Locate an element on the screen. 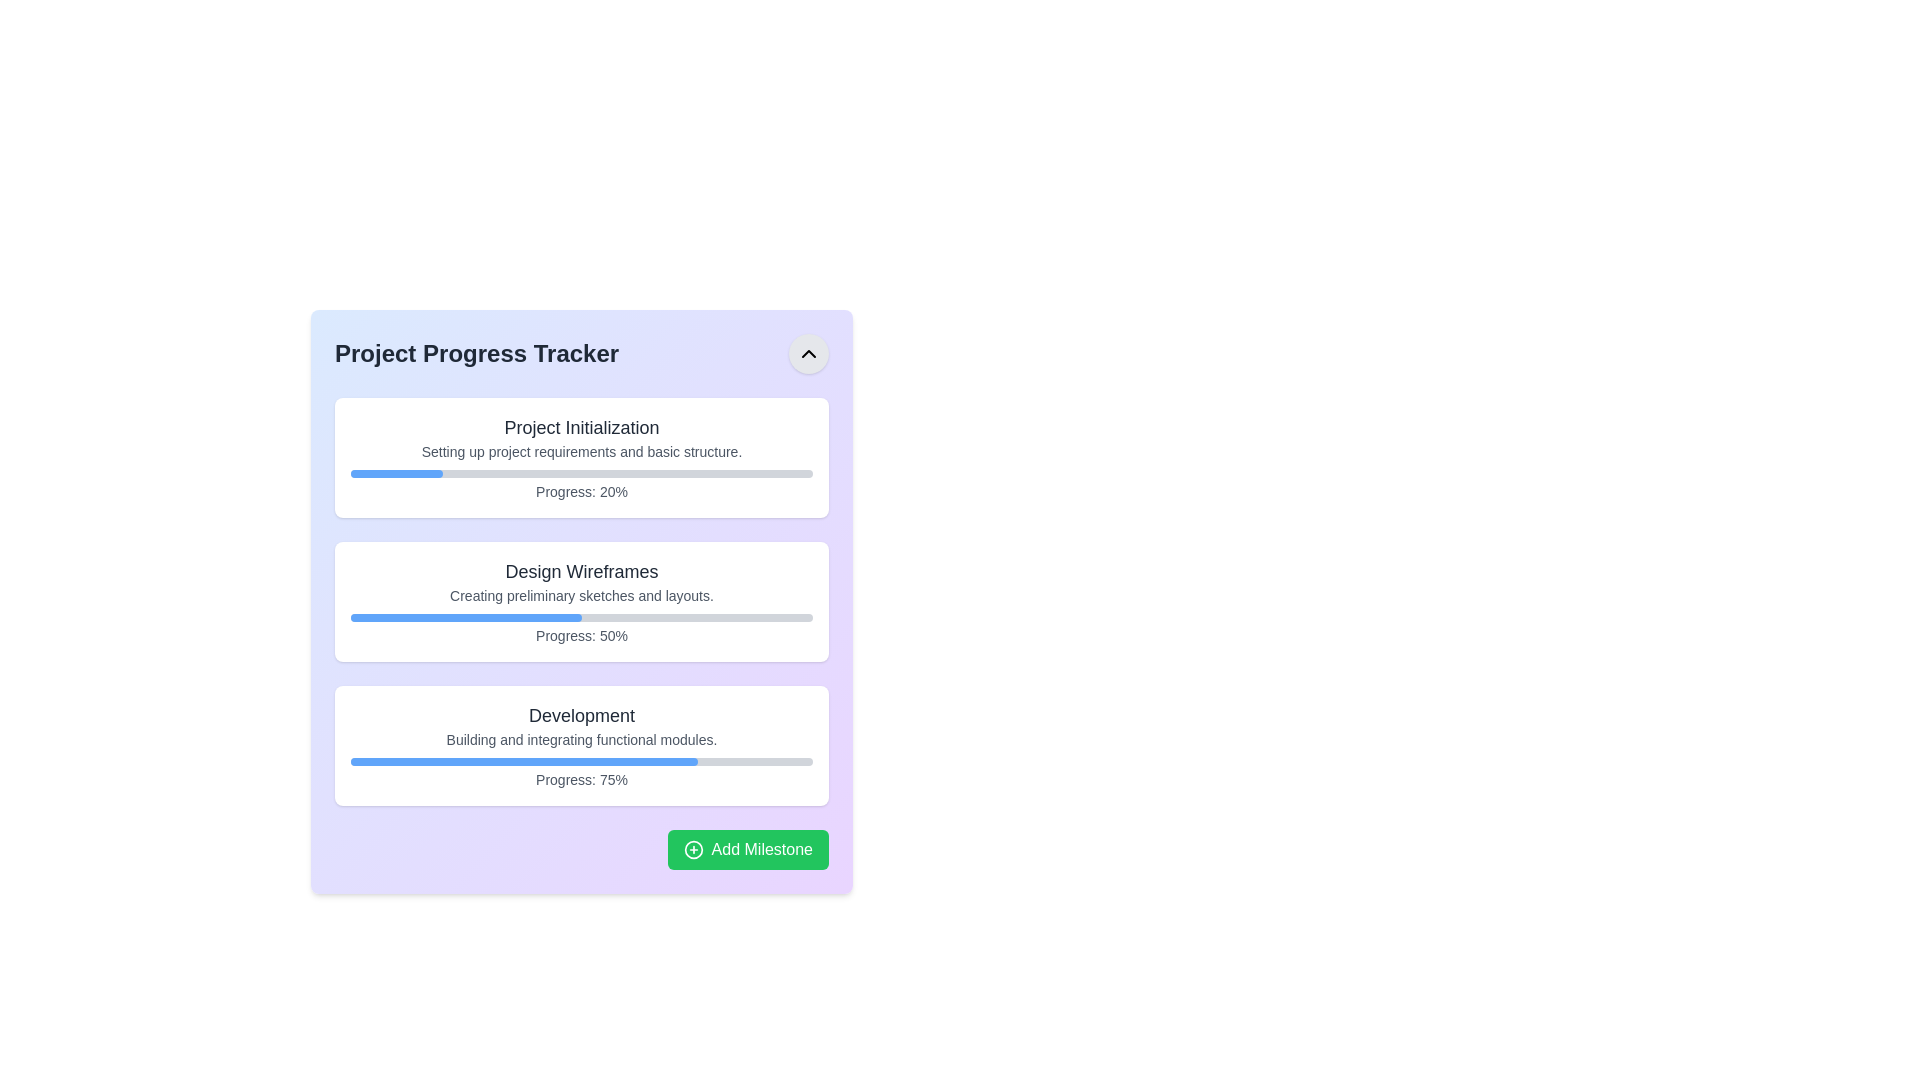 Image resolution: width=1920 pixels, height=1080 pixels. the interactive button located at the far right of the title bar labeled 'Project Progress Tracker' to initiate the collapse action is located at coordinates (809, 353).